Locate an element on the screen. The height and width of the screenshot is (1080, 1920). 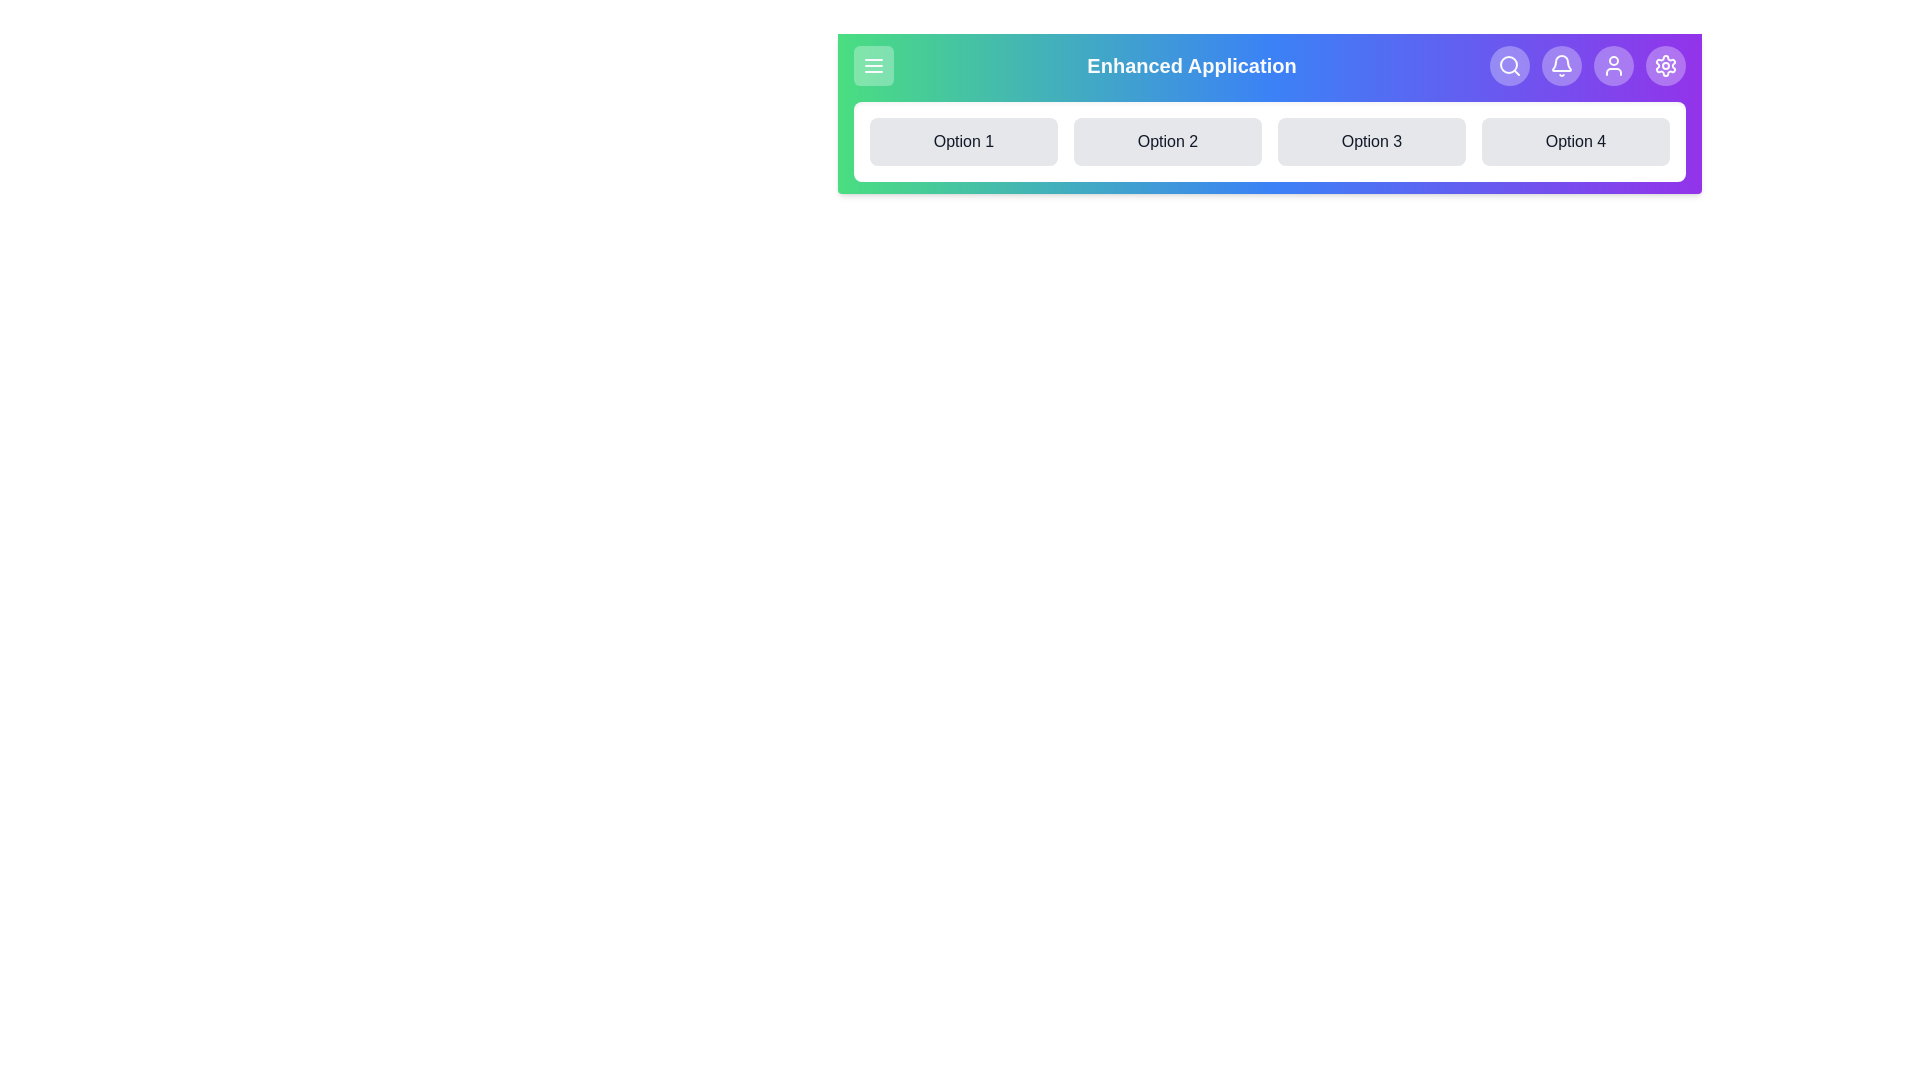
the menu button to toggle the menu visibility is located at coordinates (873, 64).